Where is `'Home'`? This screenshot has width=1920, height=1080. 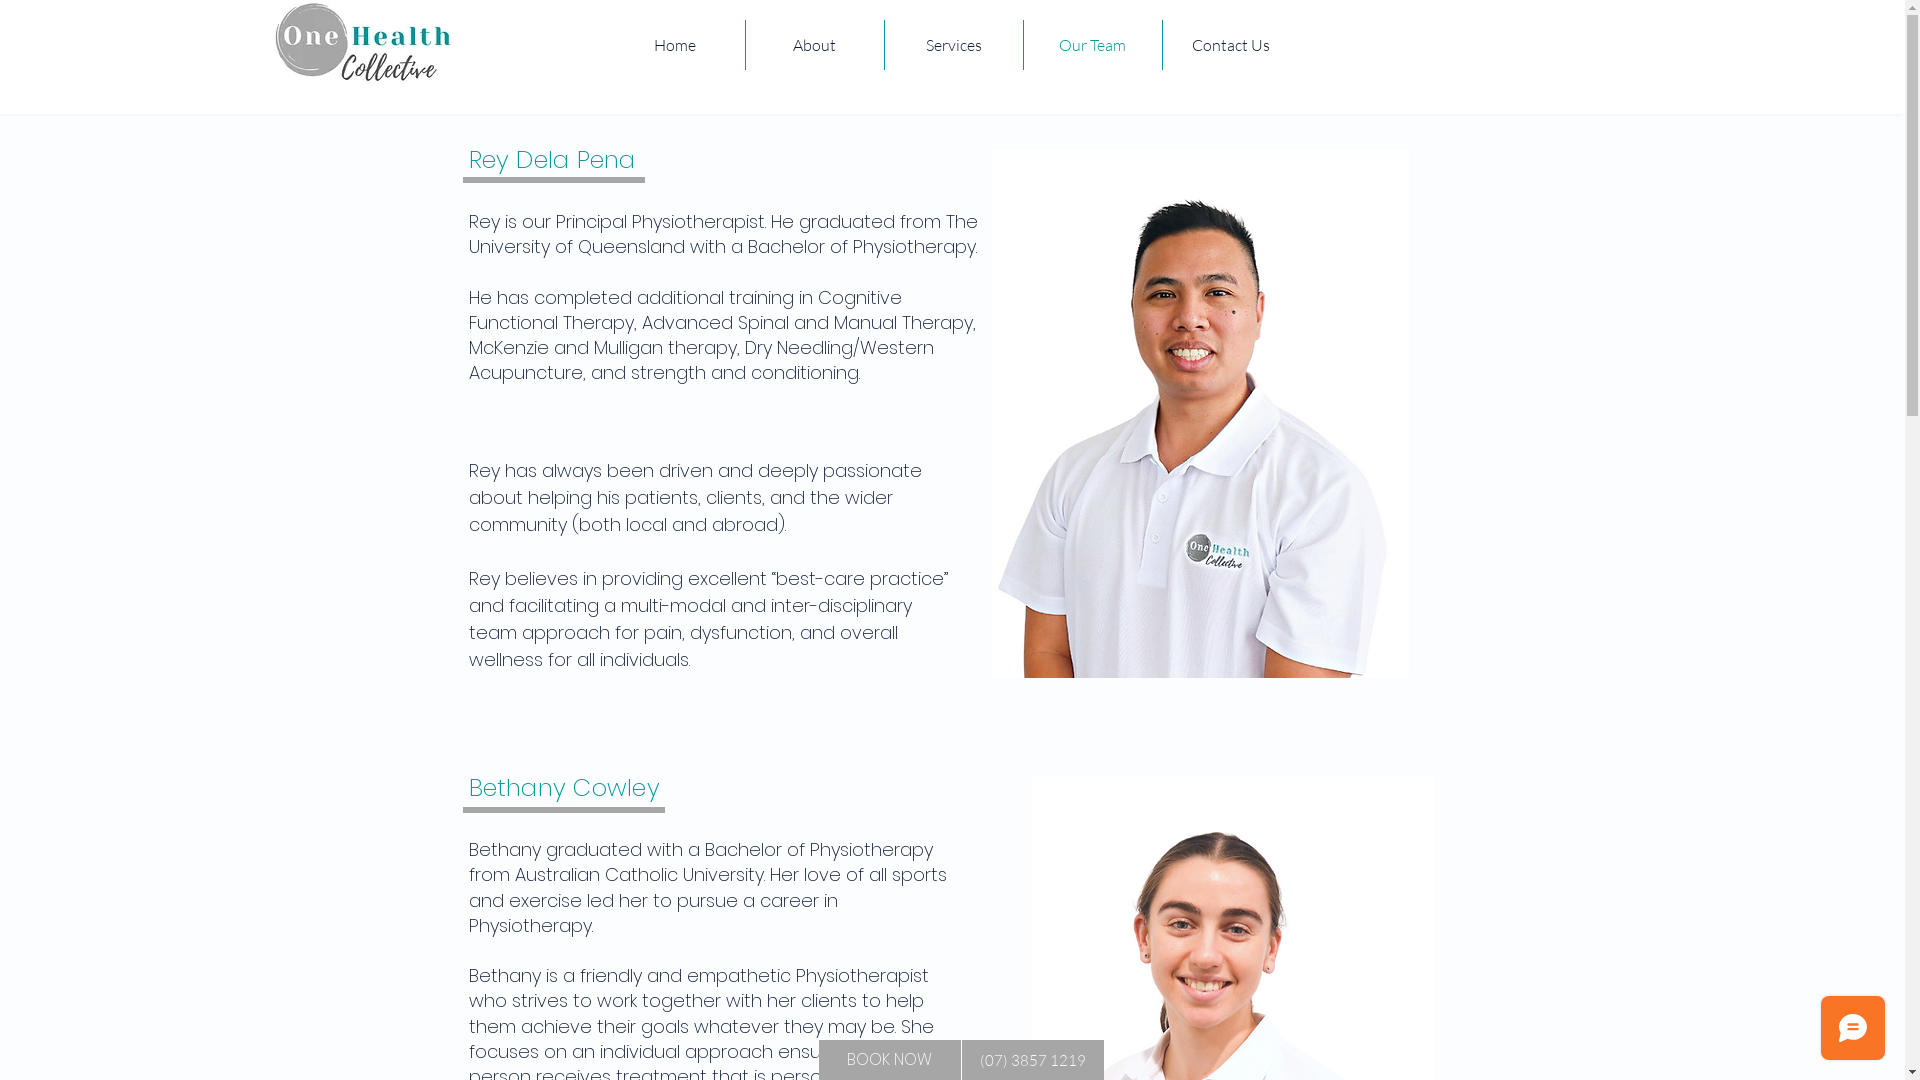 'Home' is located at coordinates (675, 45).